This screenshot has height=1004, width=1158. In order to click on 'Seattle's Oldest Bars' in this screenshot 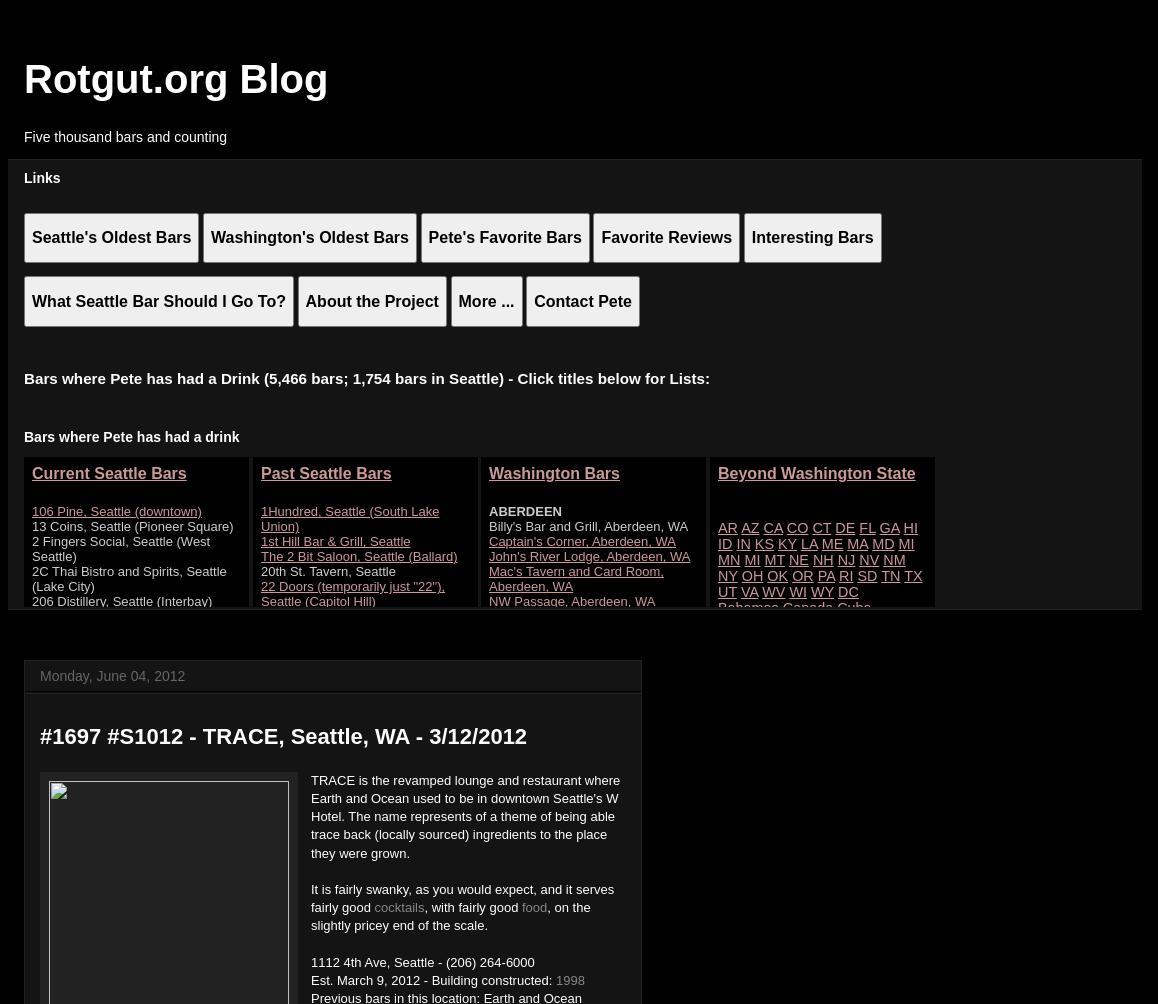, I will do `click(111, 236)`.